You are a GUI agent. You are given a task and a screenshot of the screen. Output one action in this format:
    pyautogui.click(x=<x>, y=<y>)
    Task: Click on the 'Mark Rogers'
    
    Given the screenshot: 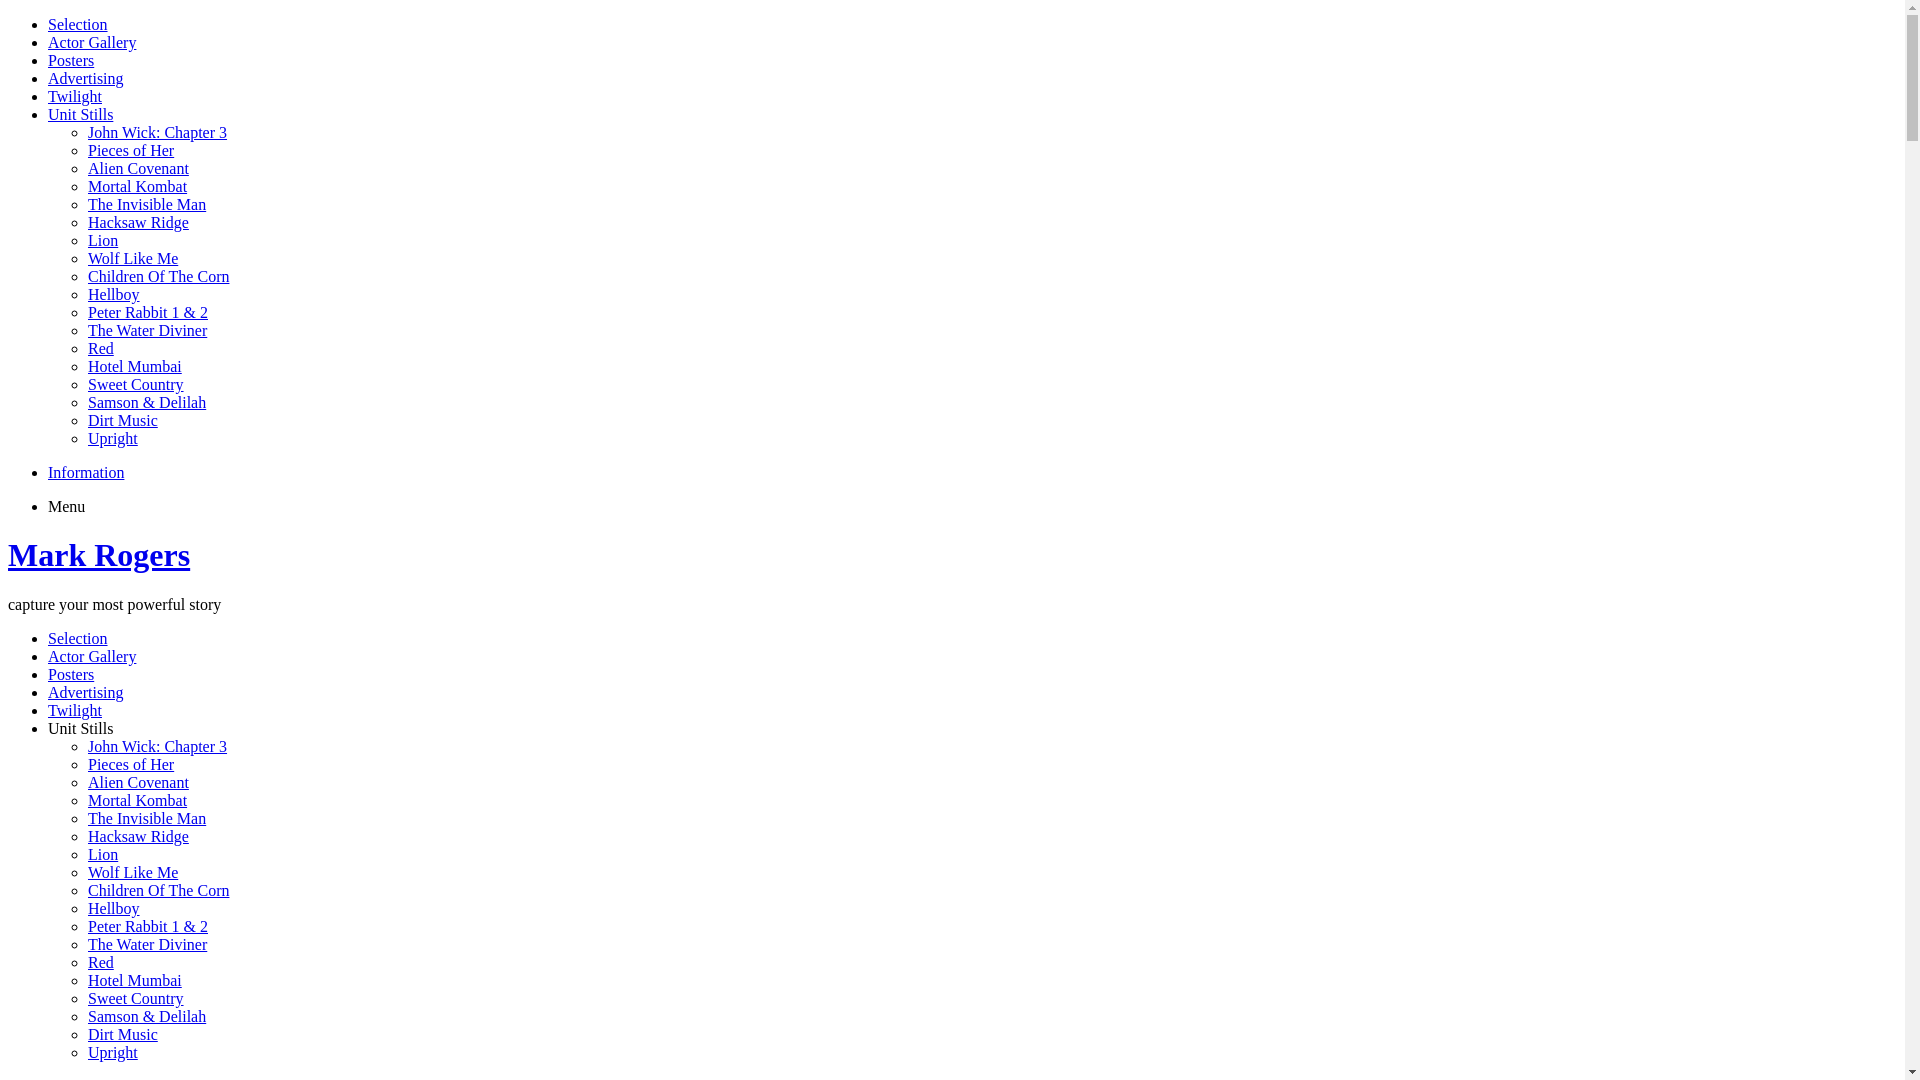 What is the action you would take?
    pyautogui.click(x=98, y=555)
    